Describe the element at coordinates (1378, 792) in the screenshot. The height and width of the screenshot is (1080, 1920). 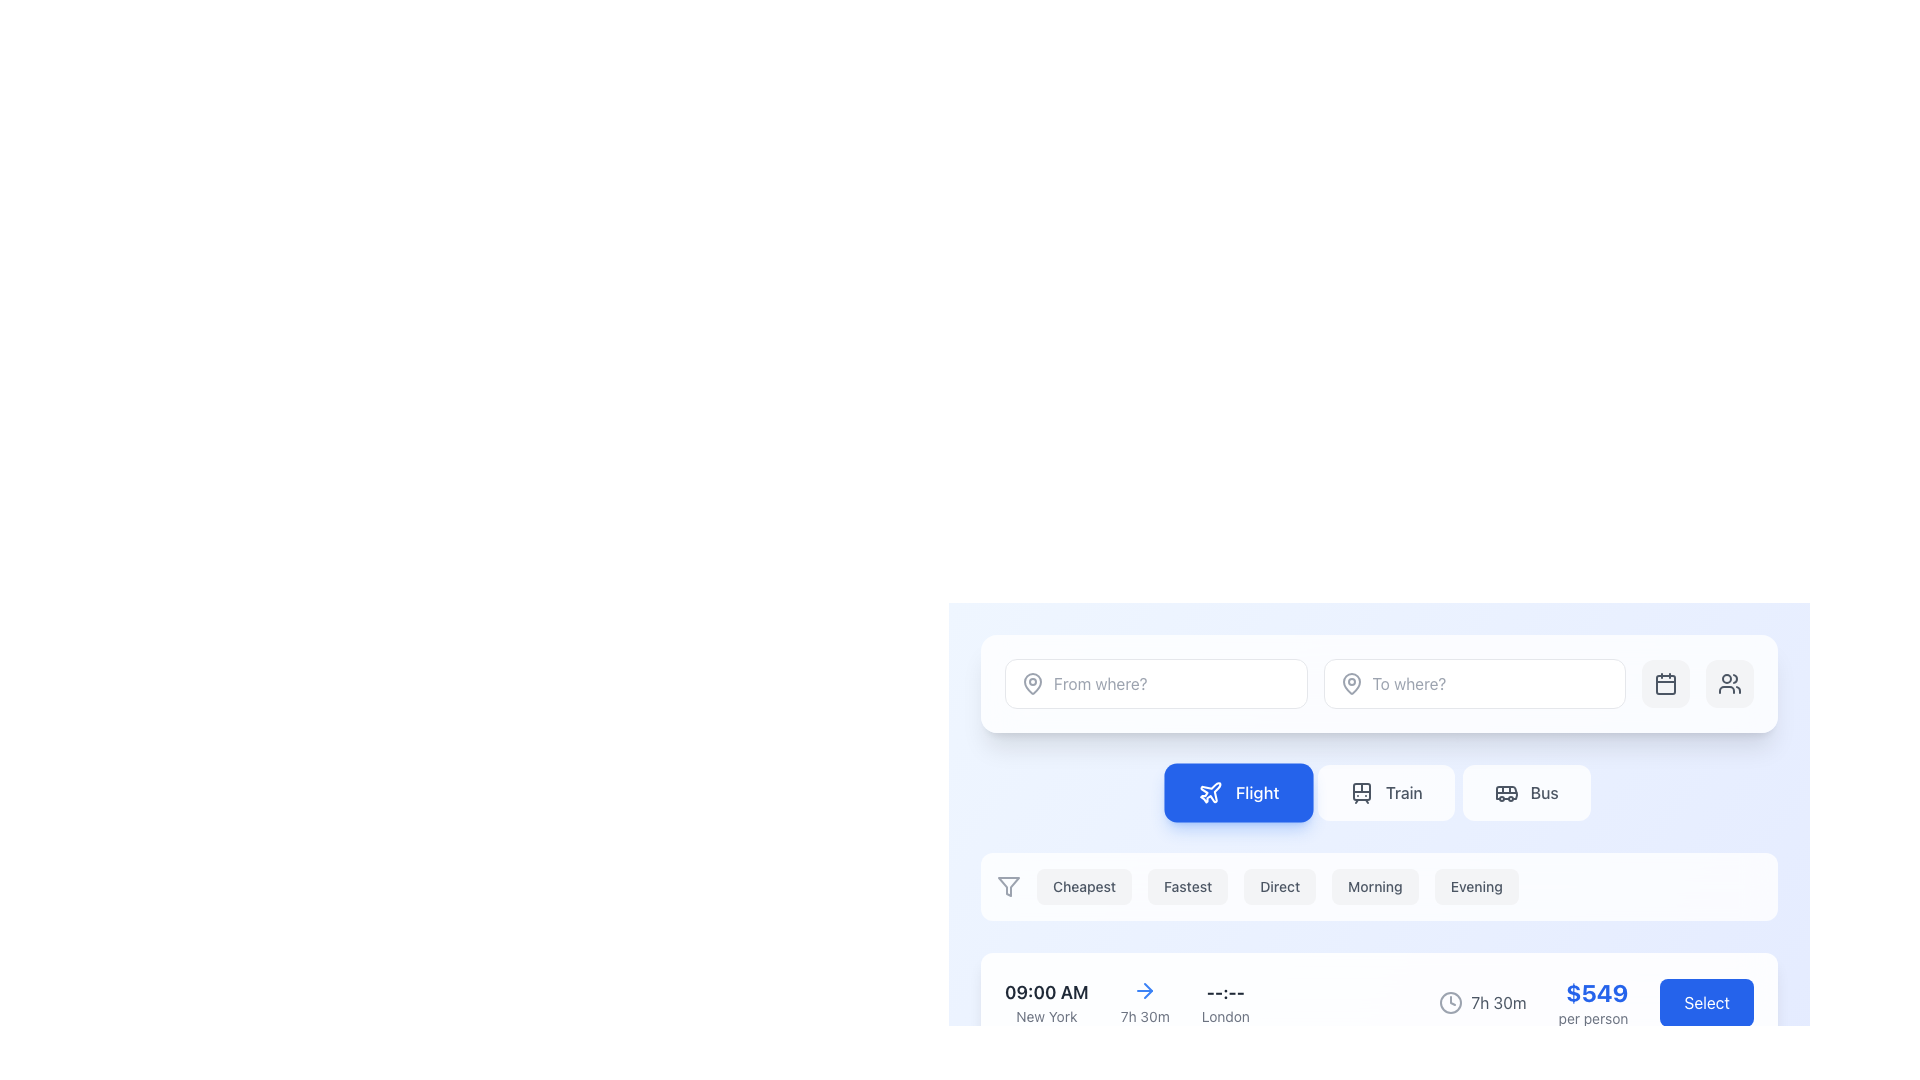
I see `the 'Train' button in the navigation menu` at that location.